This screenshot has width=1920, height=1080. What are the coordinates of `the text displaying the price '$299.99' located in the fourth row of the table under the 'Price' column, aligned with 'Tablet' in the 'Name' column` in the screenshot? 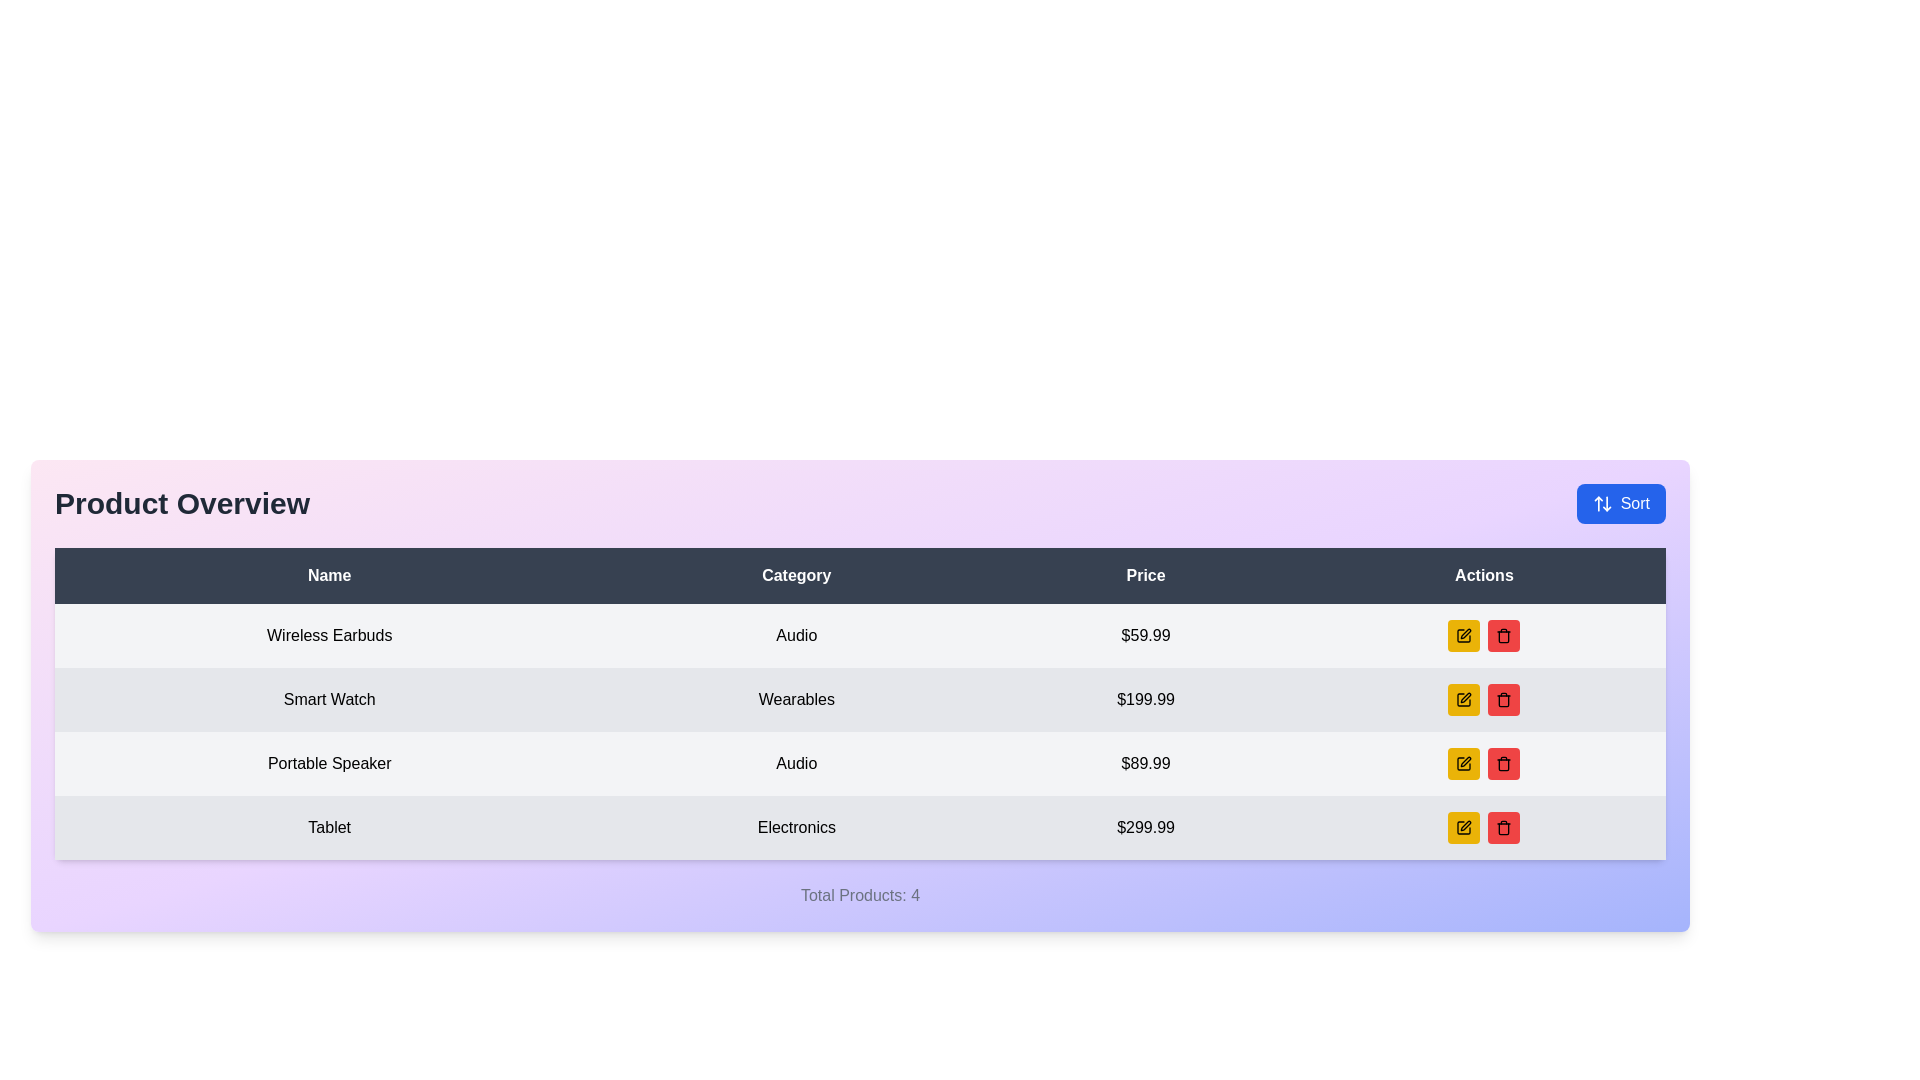 It's located at (1146, 828).